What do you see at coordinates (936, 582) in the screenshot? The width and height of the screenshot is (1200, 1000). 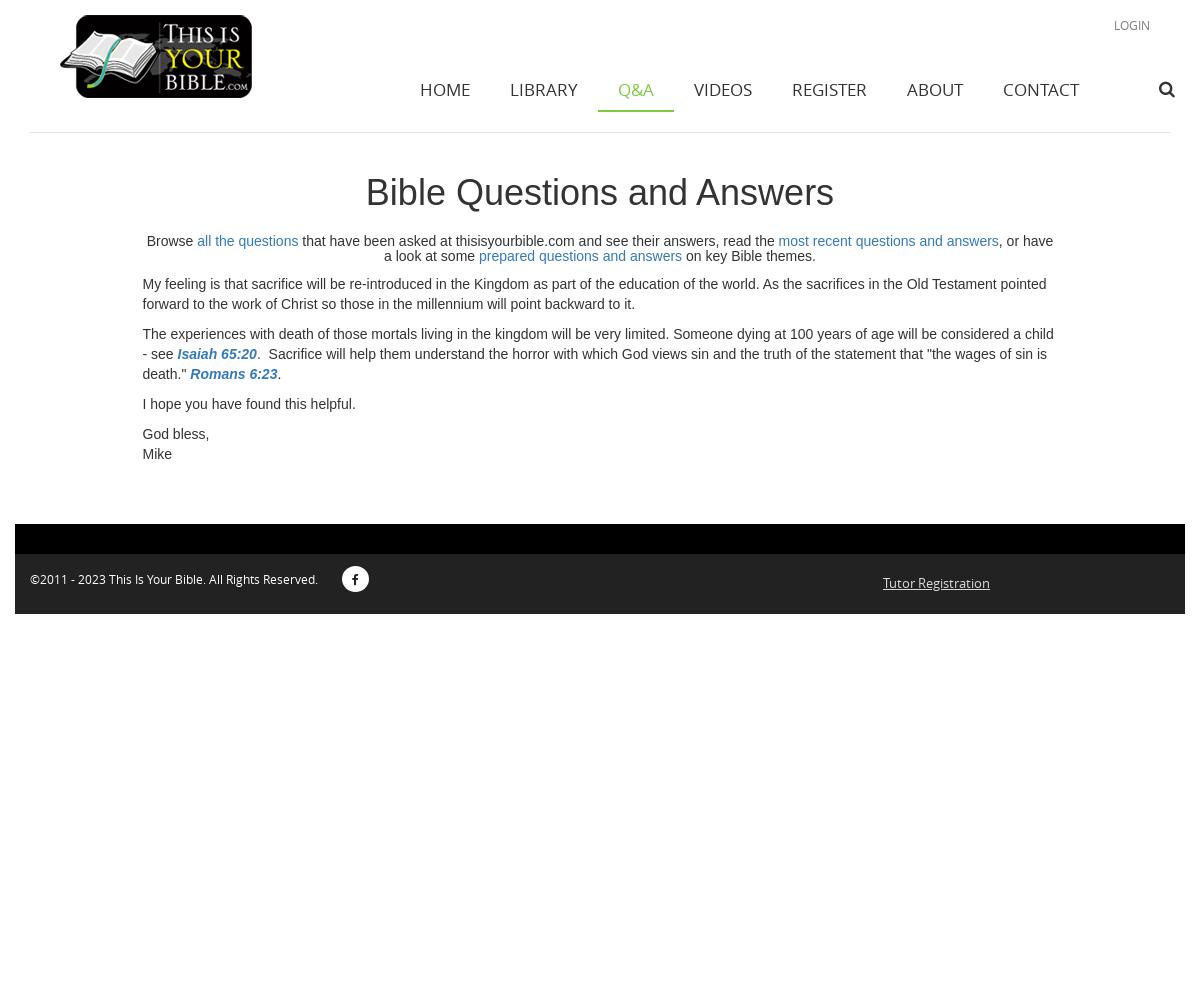 I see `'Tutor Registration'` at bounding box center [936, 582].